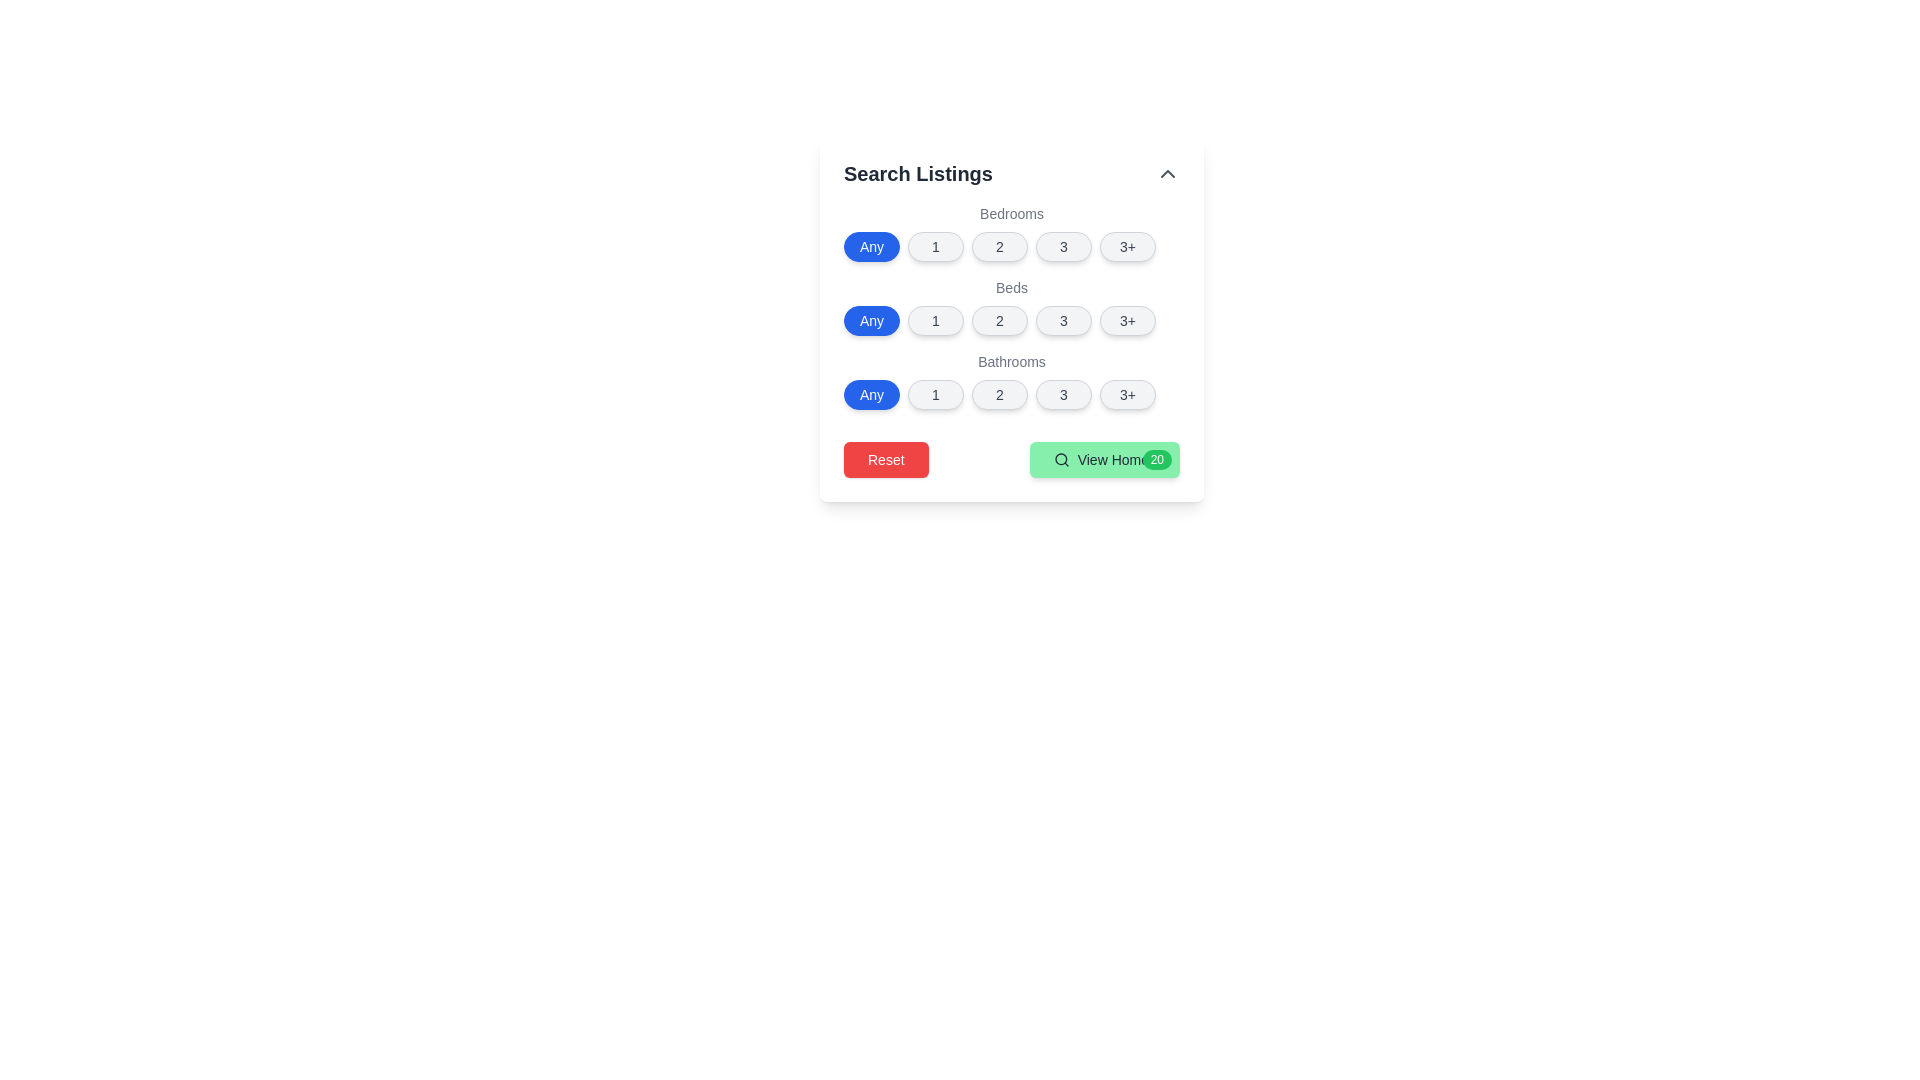 The height and width of the screenshot is (1080, 1920). What do you see at coordinates (872, 394) in the screenshot?
I see `the first button in the third row of buttons labeled 'Bathrooms' in the 'Search Listings' dialog` at bounding box center [872, 394].